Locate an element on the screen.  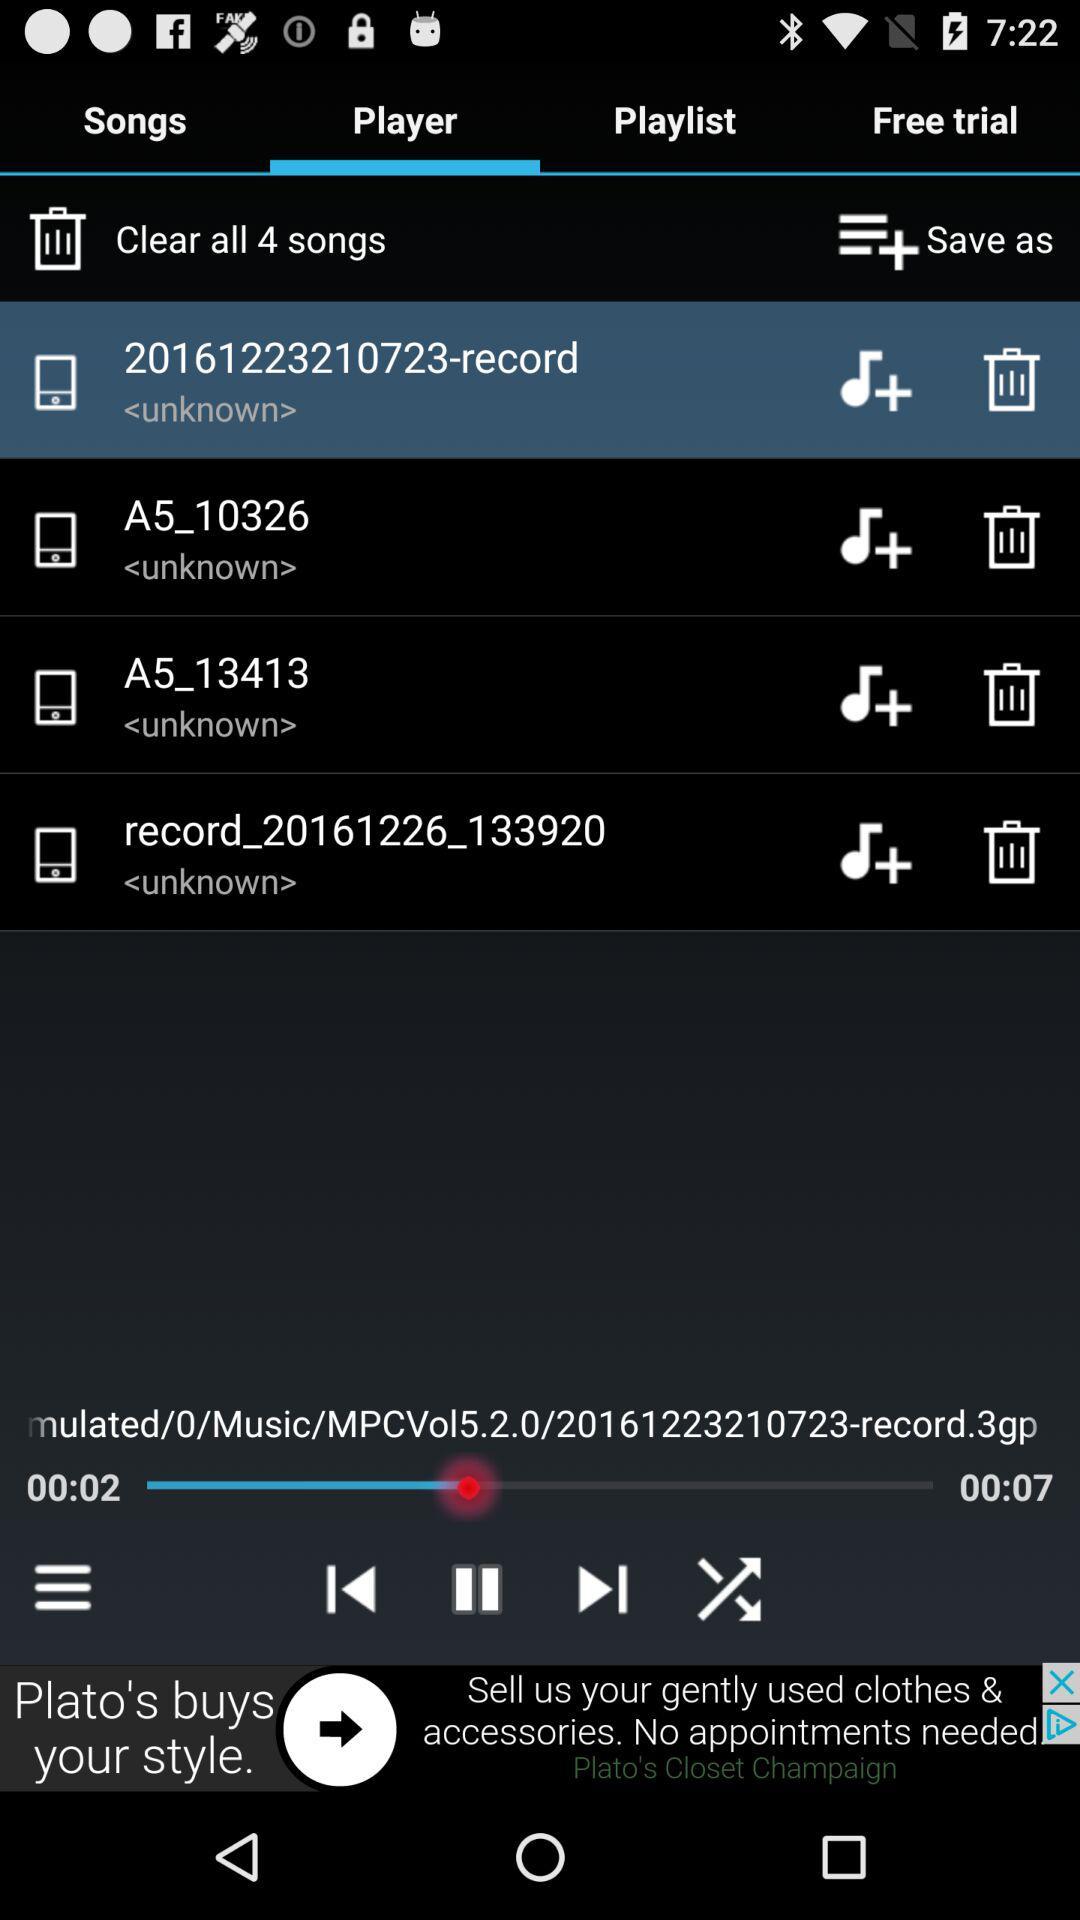
the skip_previous icon is located at coordinates (350, 1699).